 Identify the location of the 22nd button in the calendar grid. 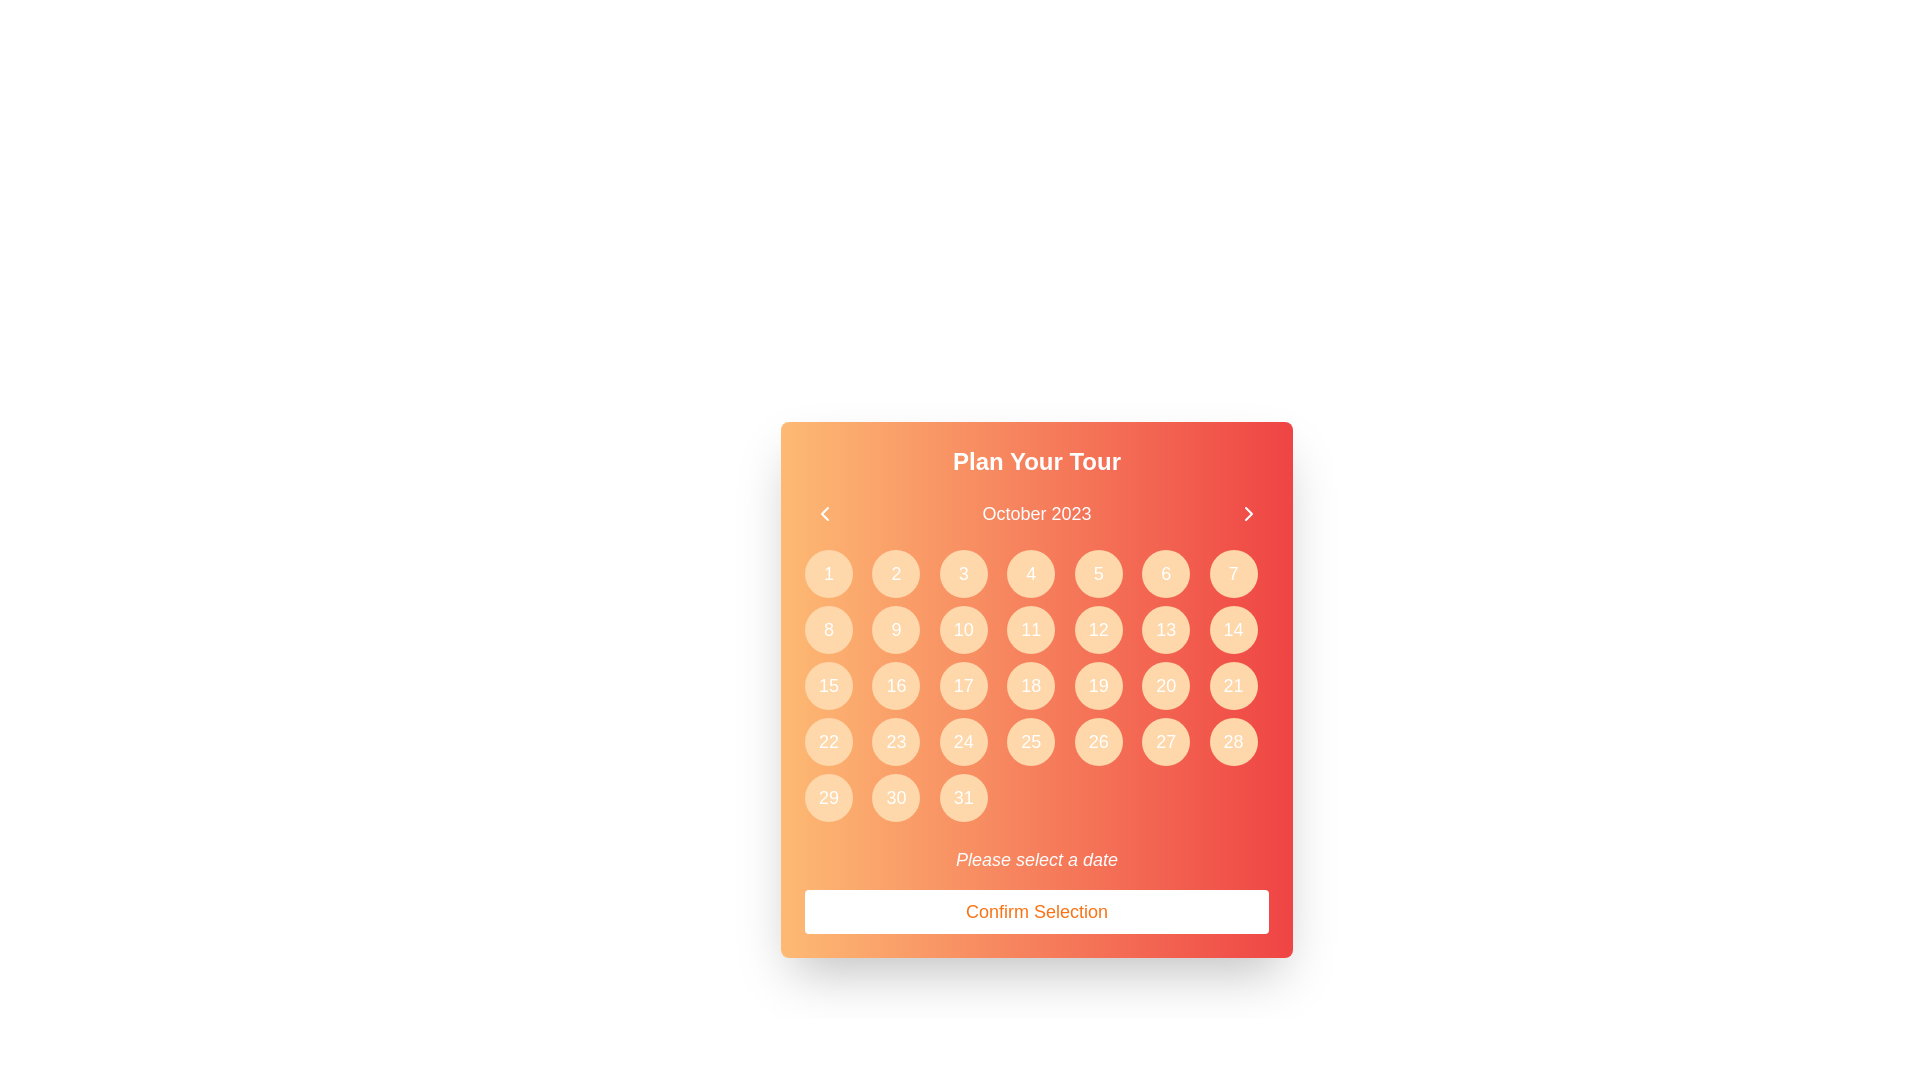
(829, 741).